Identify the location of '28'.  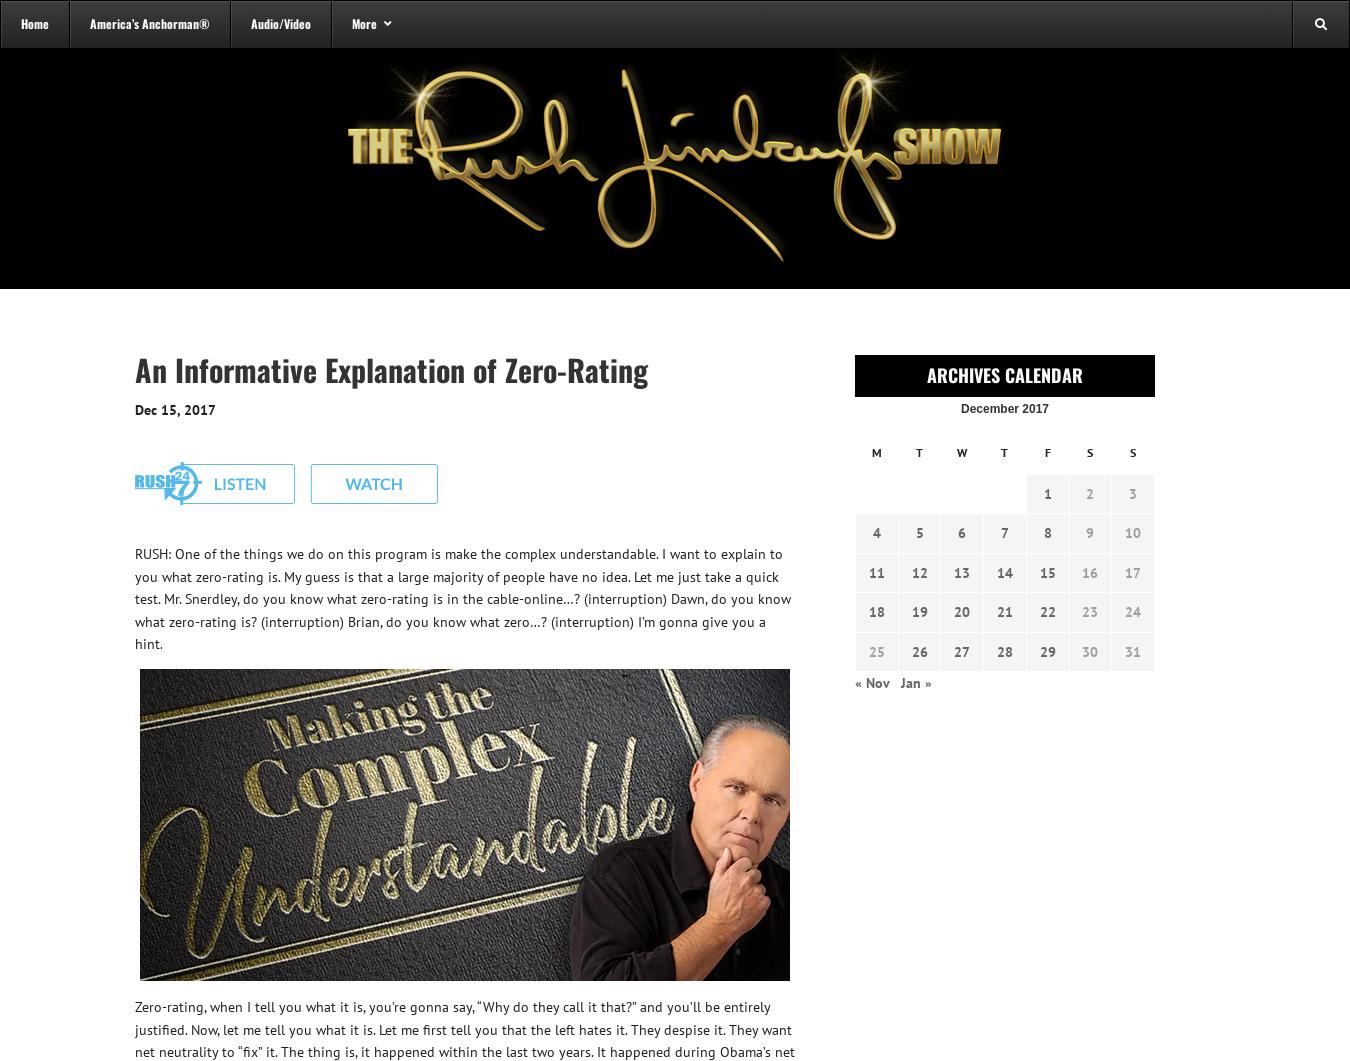
(995, 650).